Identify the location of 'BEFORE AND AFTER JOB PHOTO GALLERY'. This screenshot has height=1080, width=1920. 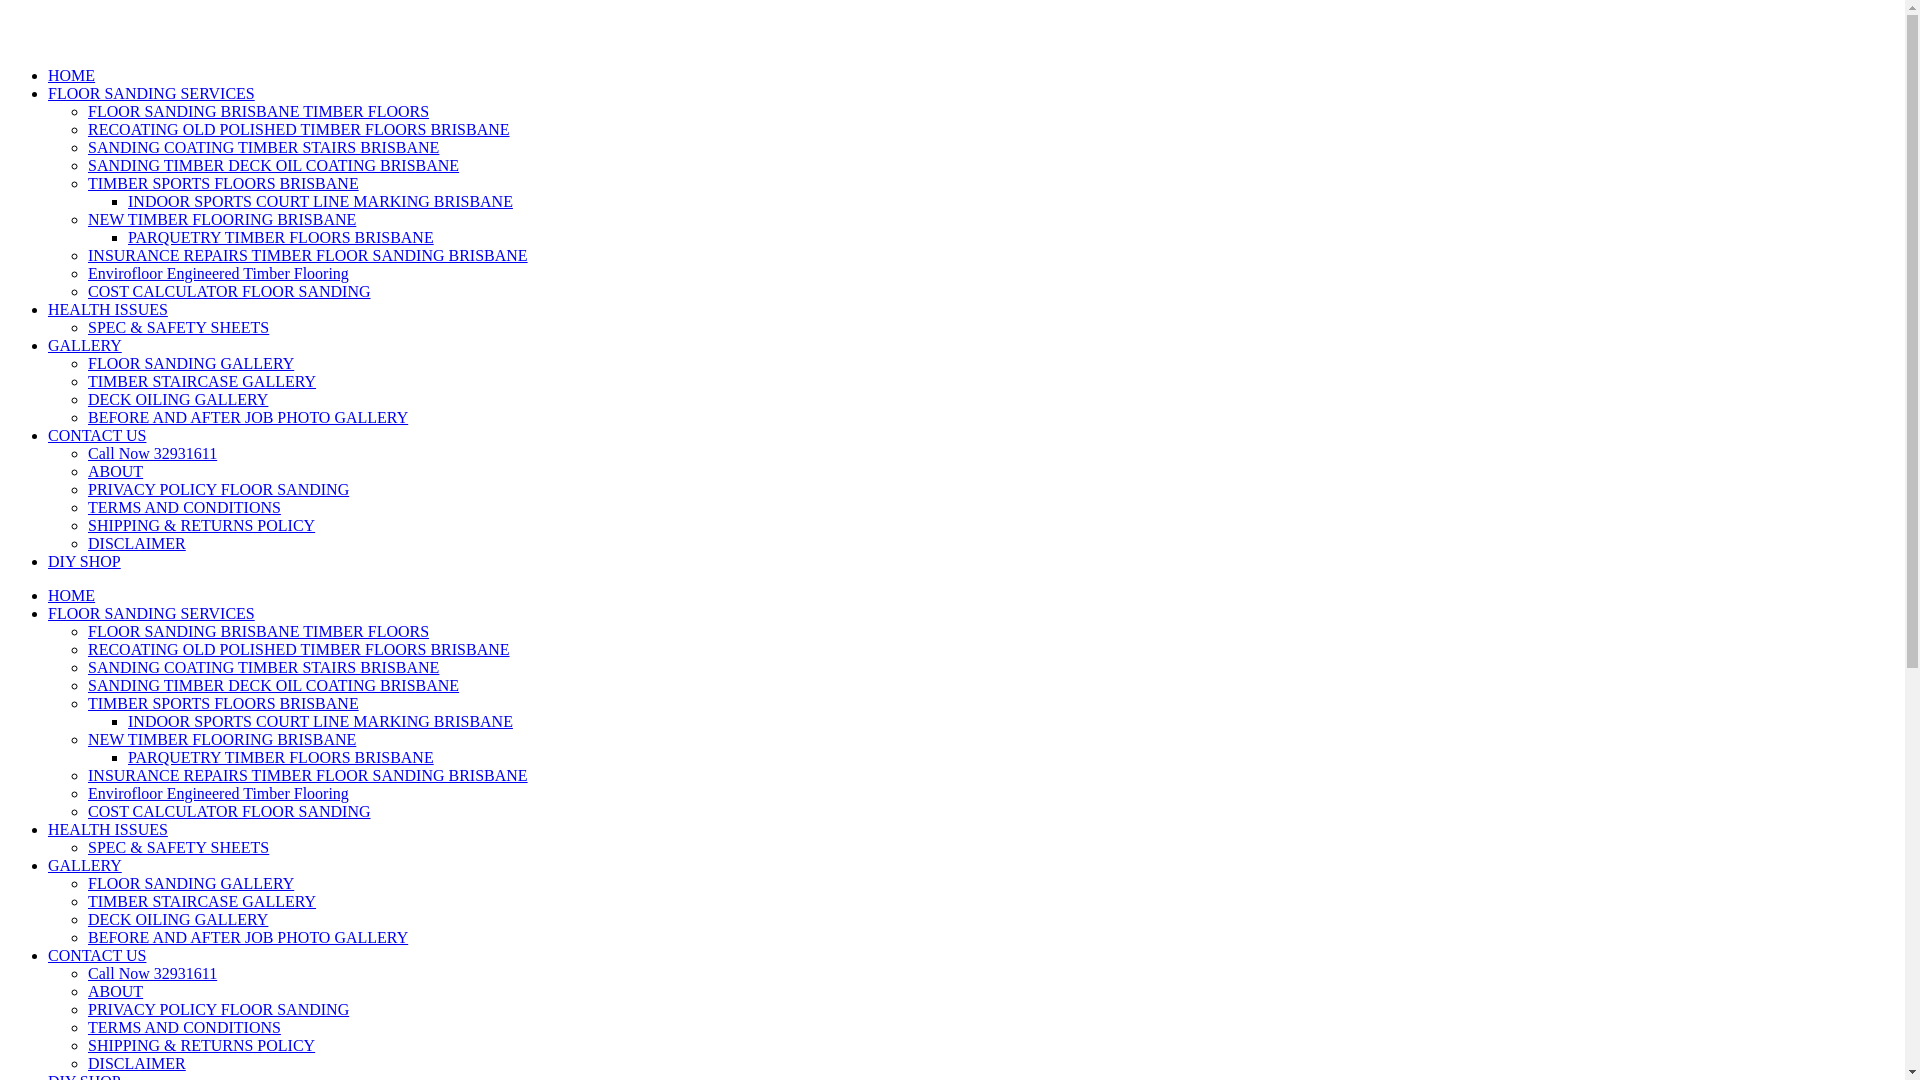
(247, 416).